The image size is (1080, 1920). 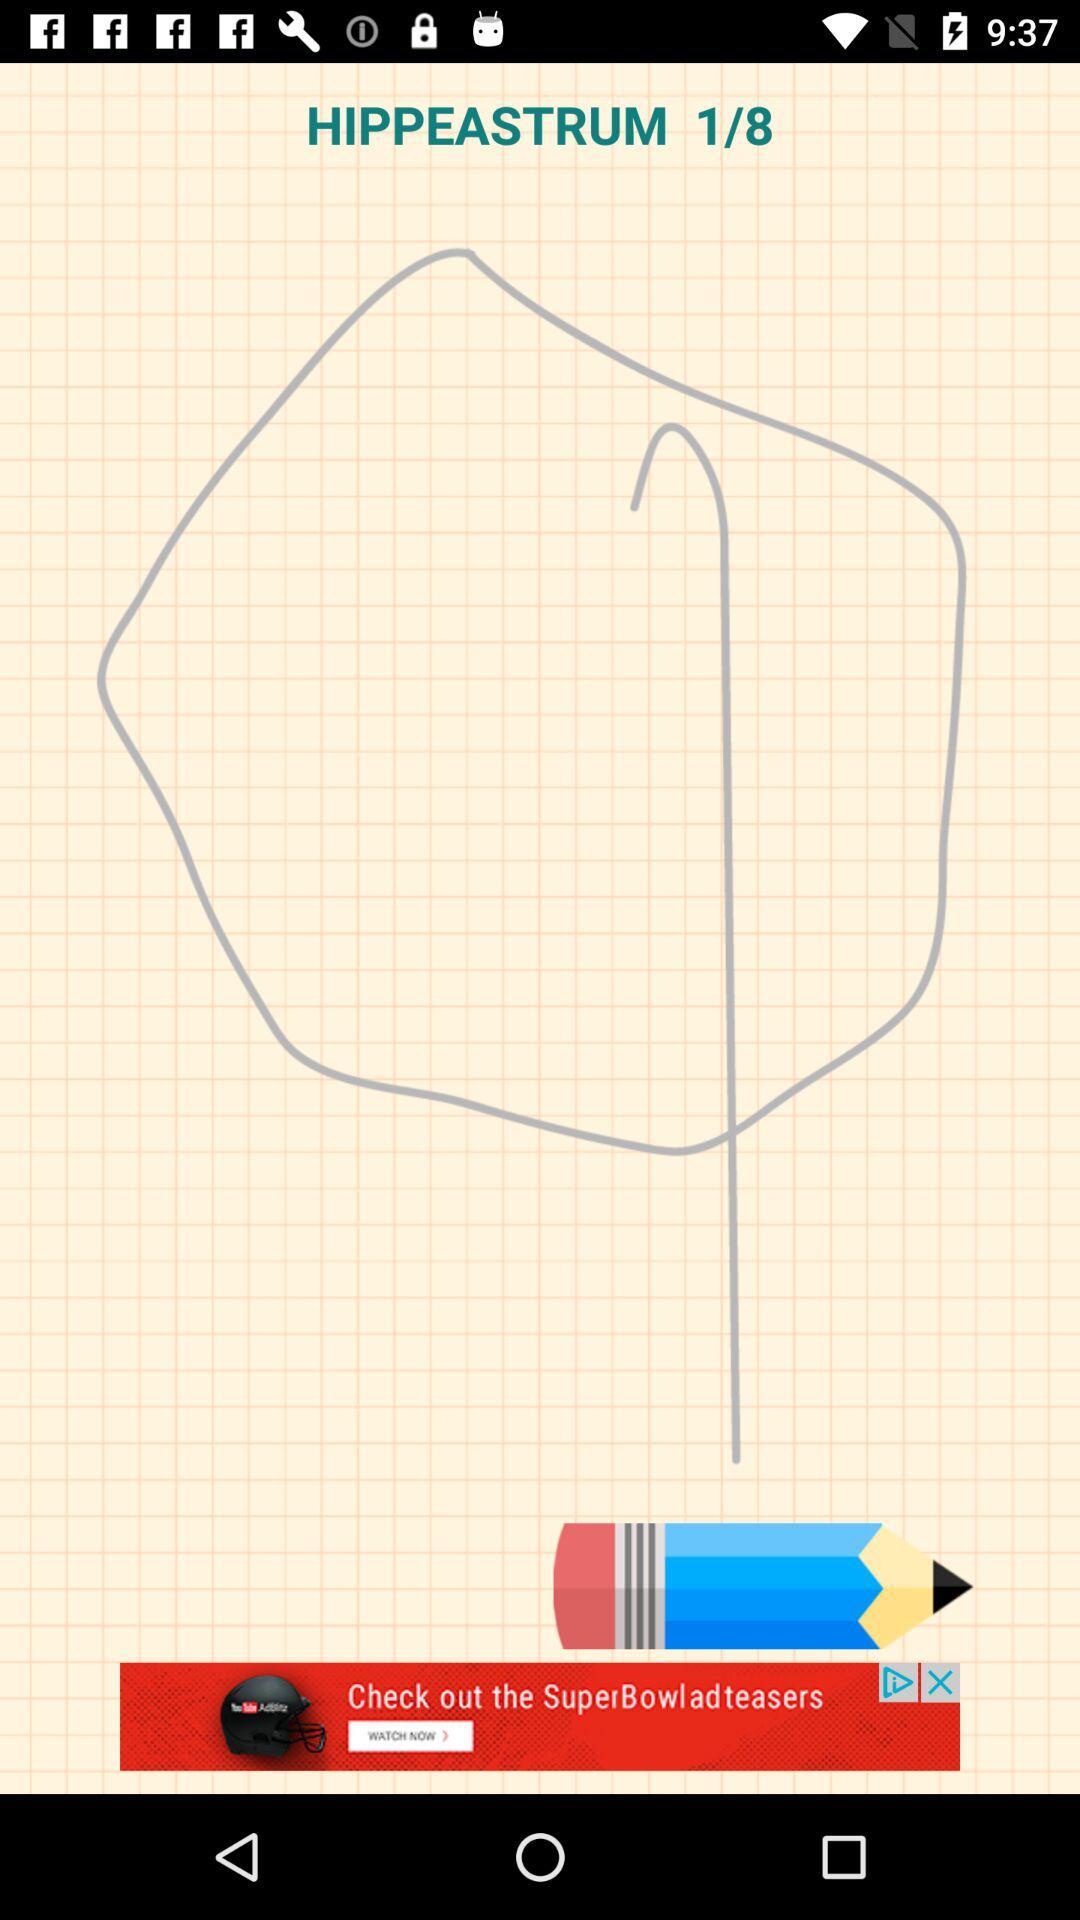 What do you see at coordinates (540, 1727) in the screenshot?
I see `advertisement about youtube` at bounding box center [540, 1727].